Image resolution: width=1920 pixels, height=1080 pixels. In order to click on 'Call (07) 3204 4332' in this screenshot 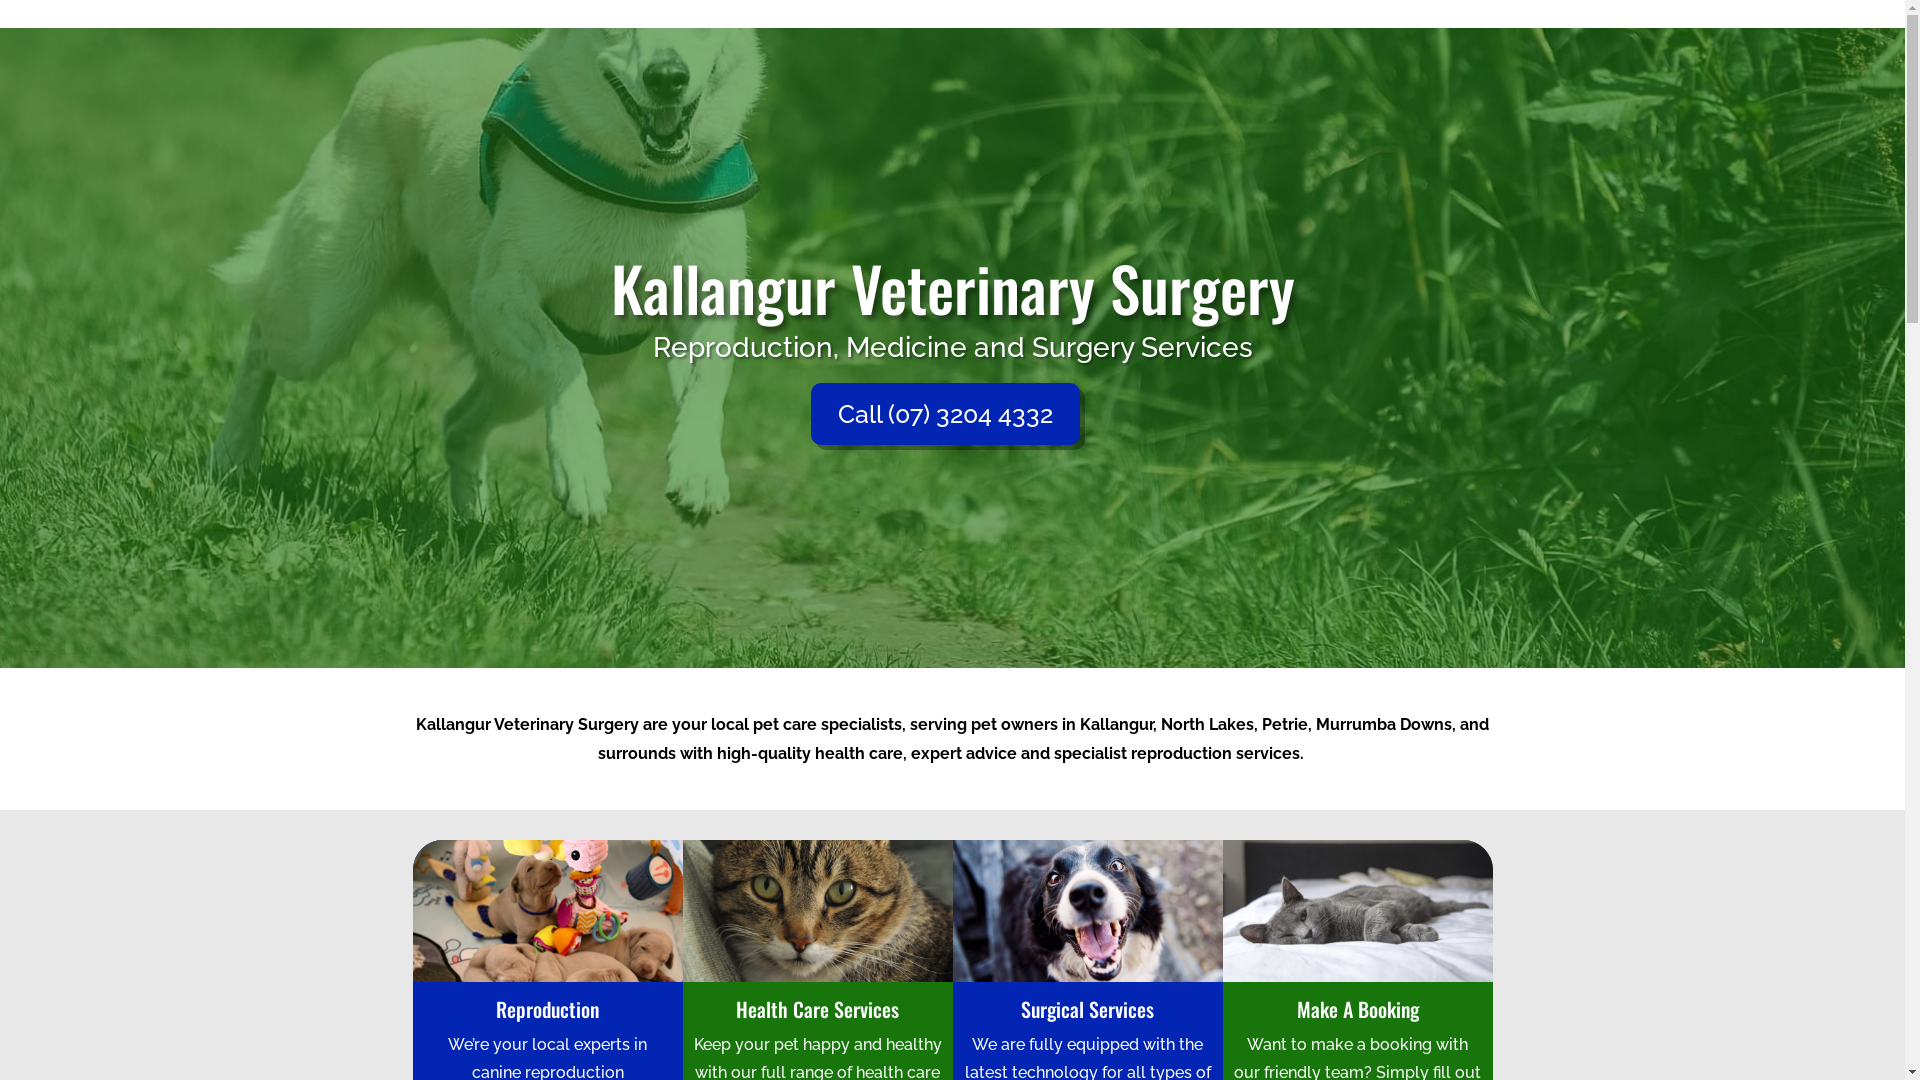, I will do `click(943, 412)`.